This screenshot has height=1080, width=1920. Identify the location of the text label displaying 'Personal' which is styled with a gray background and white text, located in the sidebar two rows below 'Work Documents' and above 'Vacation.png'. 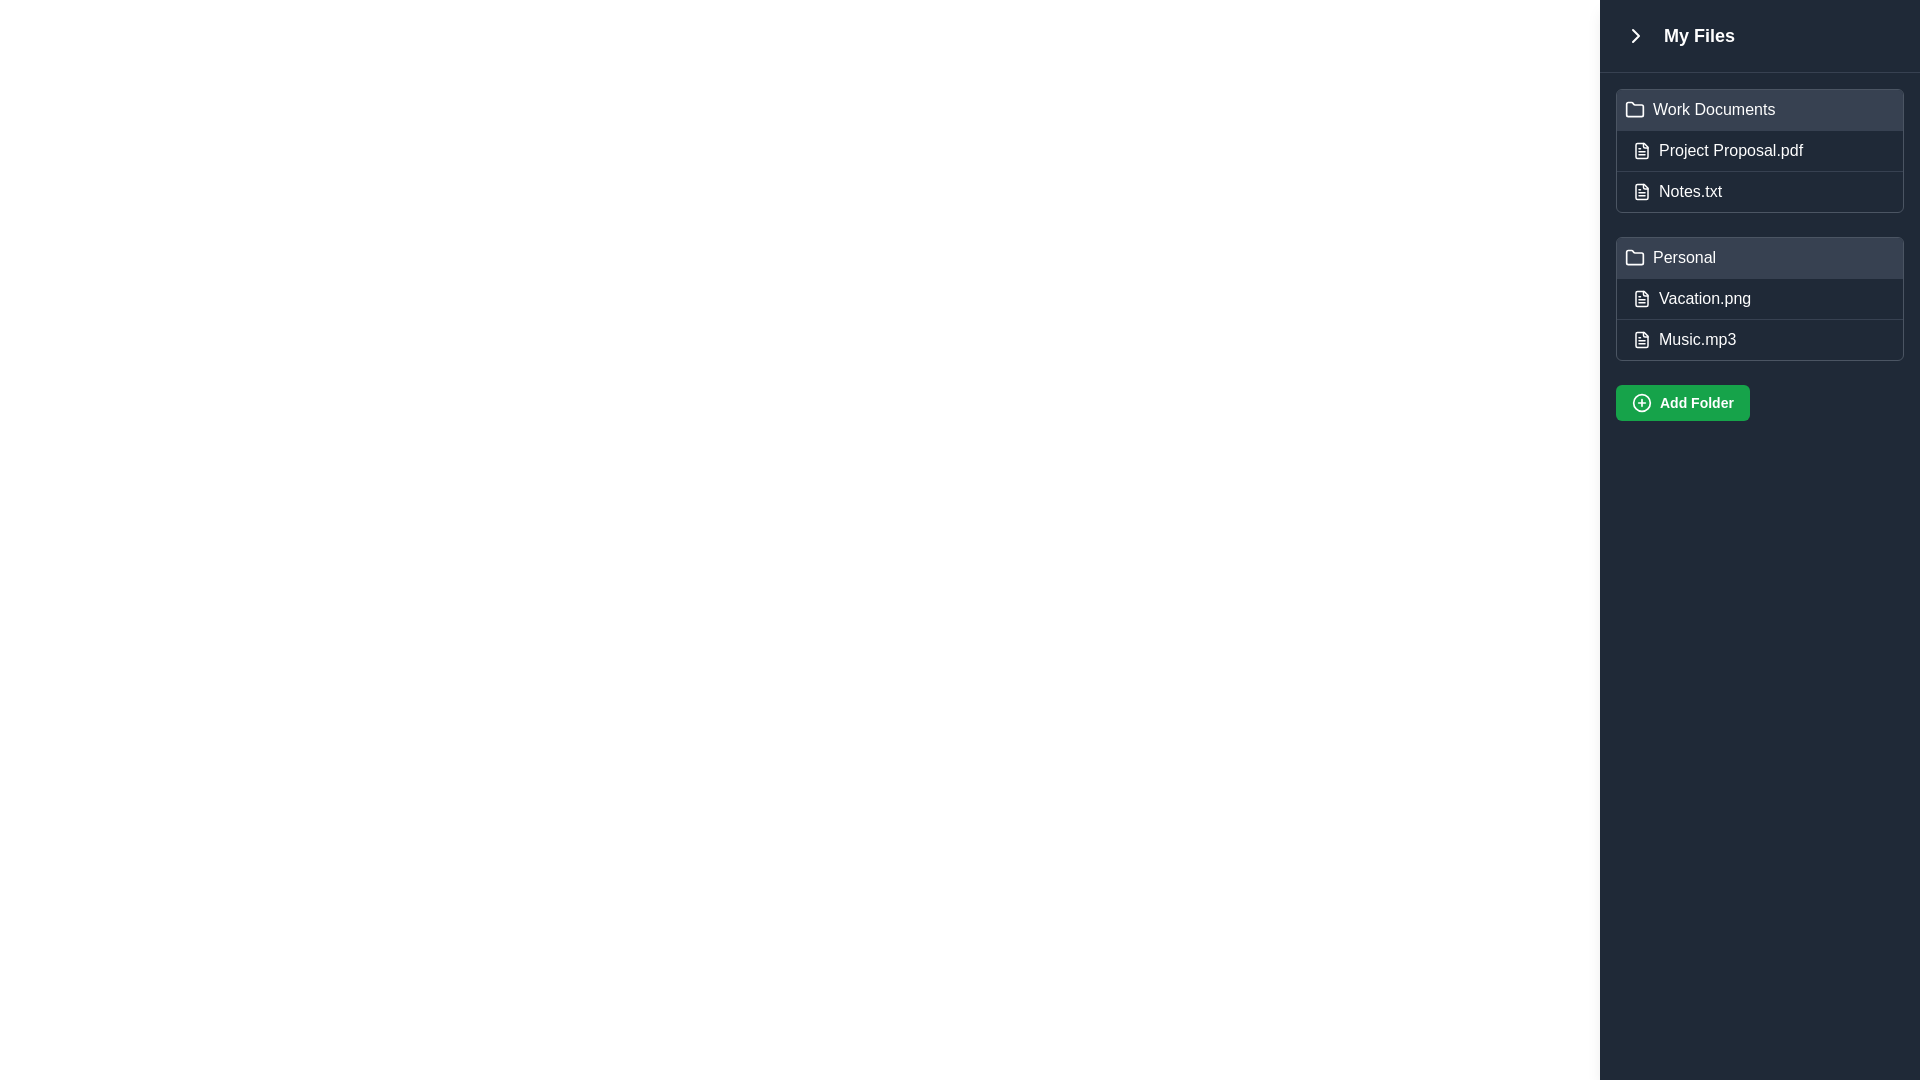
(1683, 257).